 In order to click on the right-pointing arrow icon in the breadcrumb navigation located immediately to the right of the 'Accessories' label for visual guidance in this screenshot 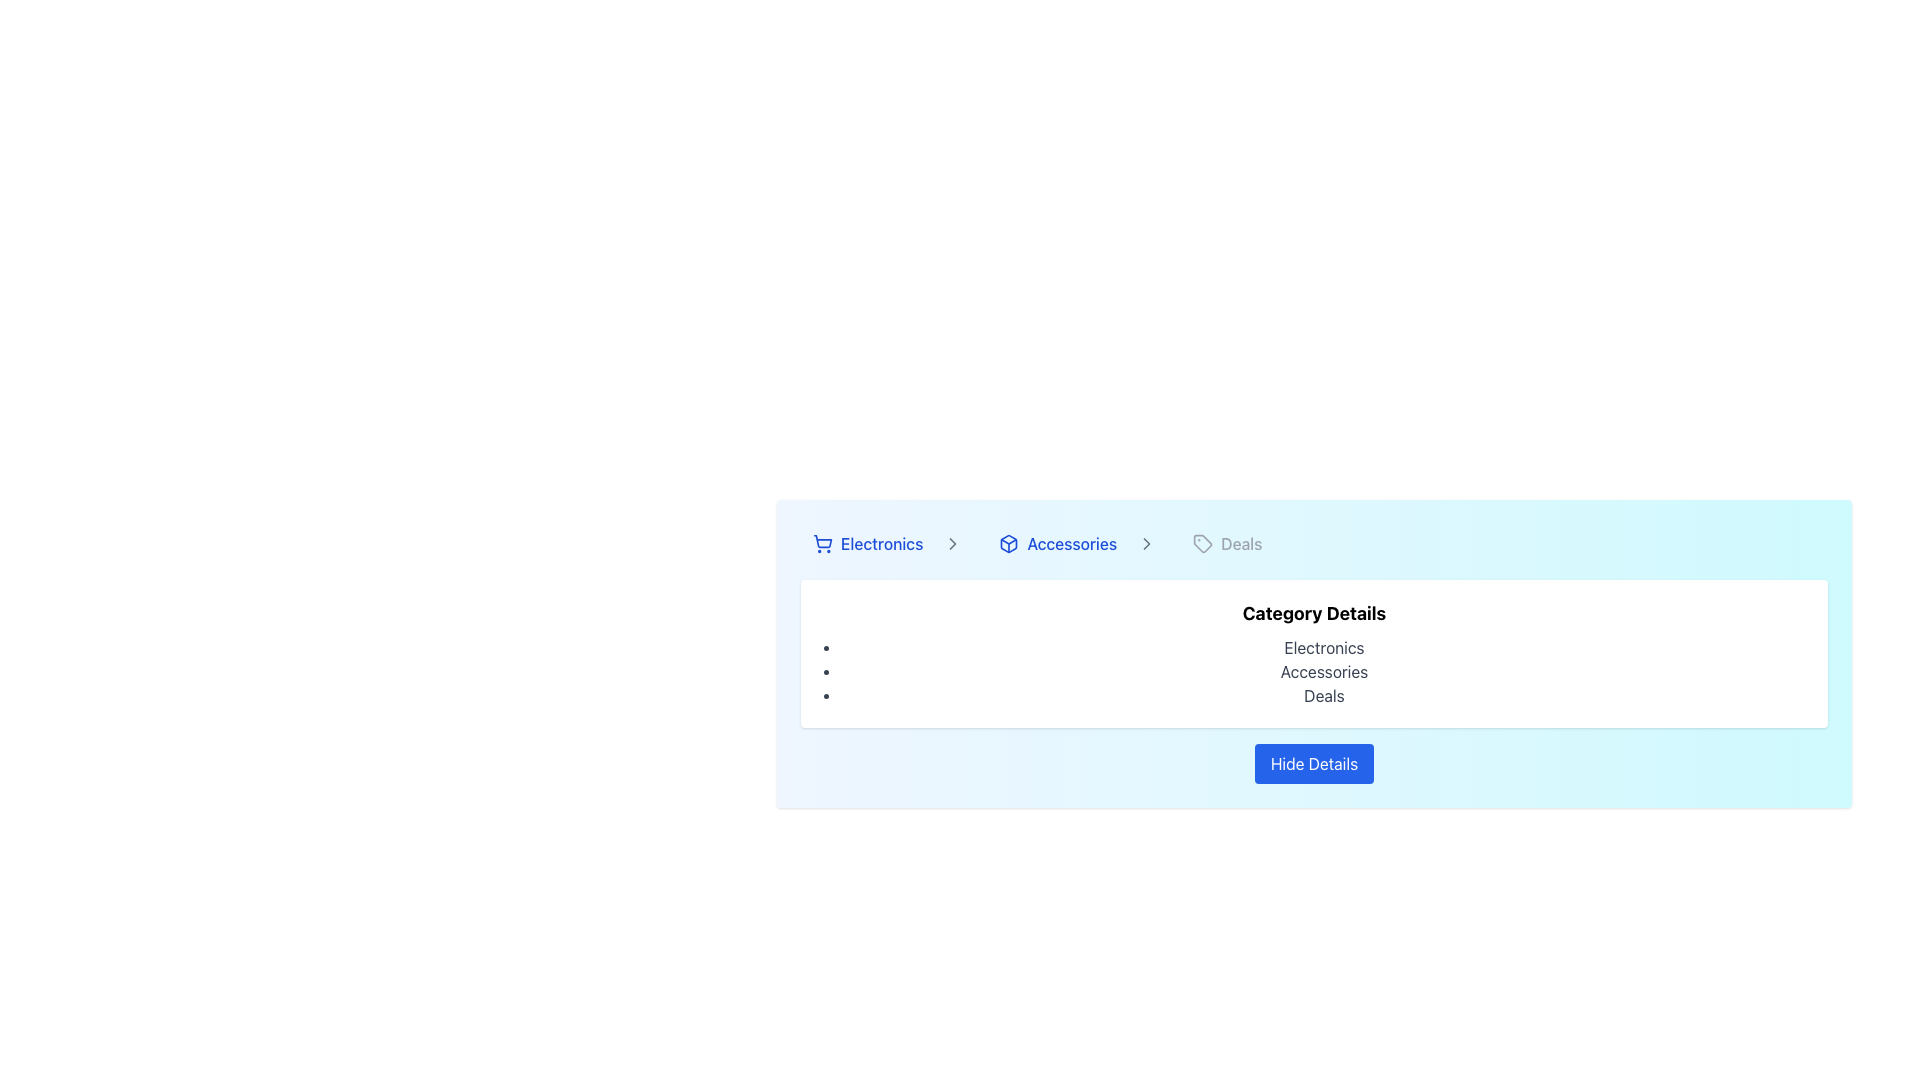, I will do `click(1147, 543)`.